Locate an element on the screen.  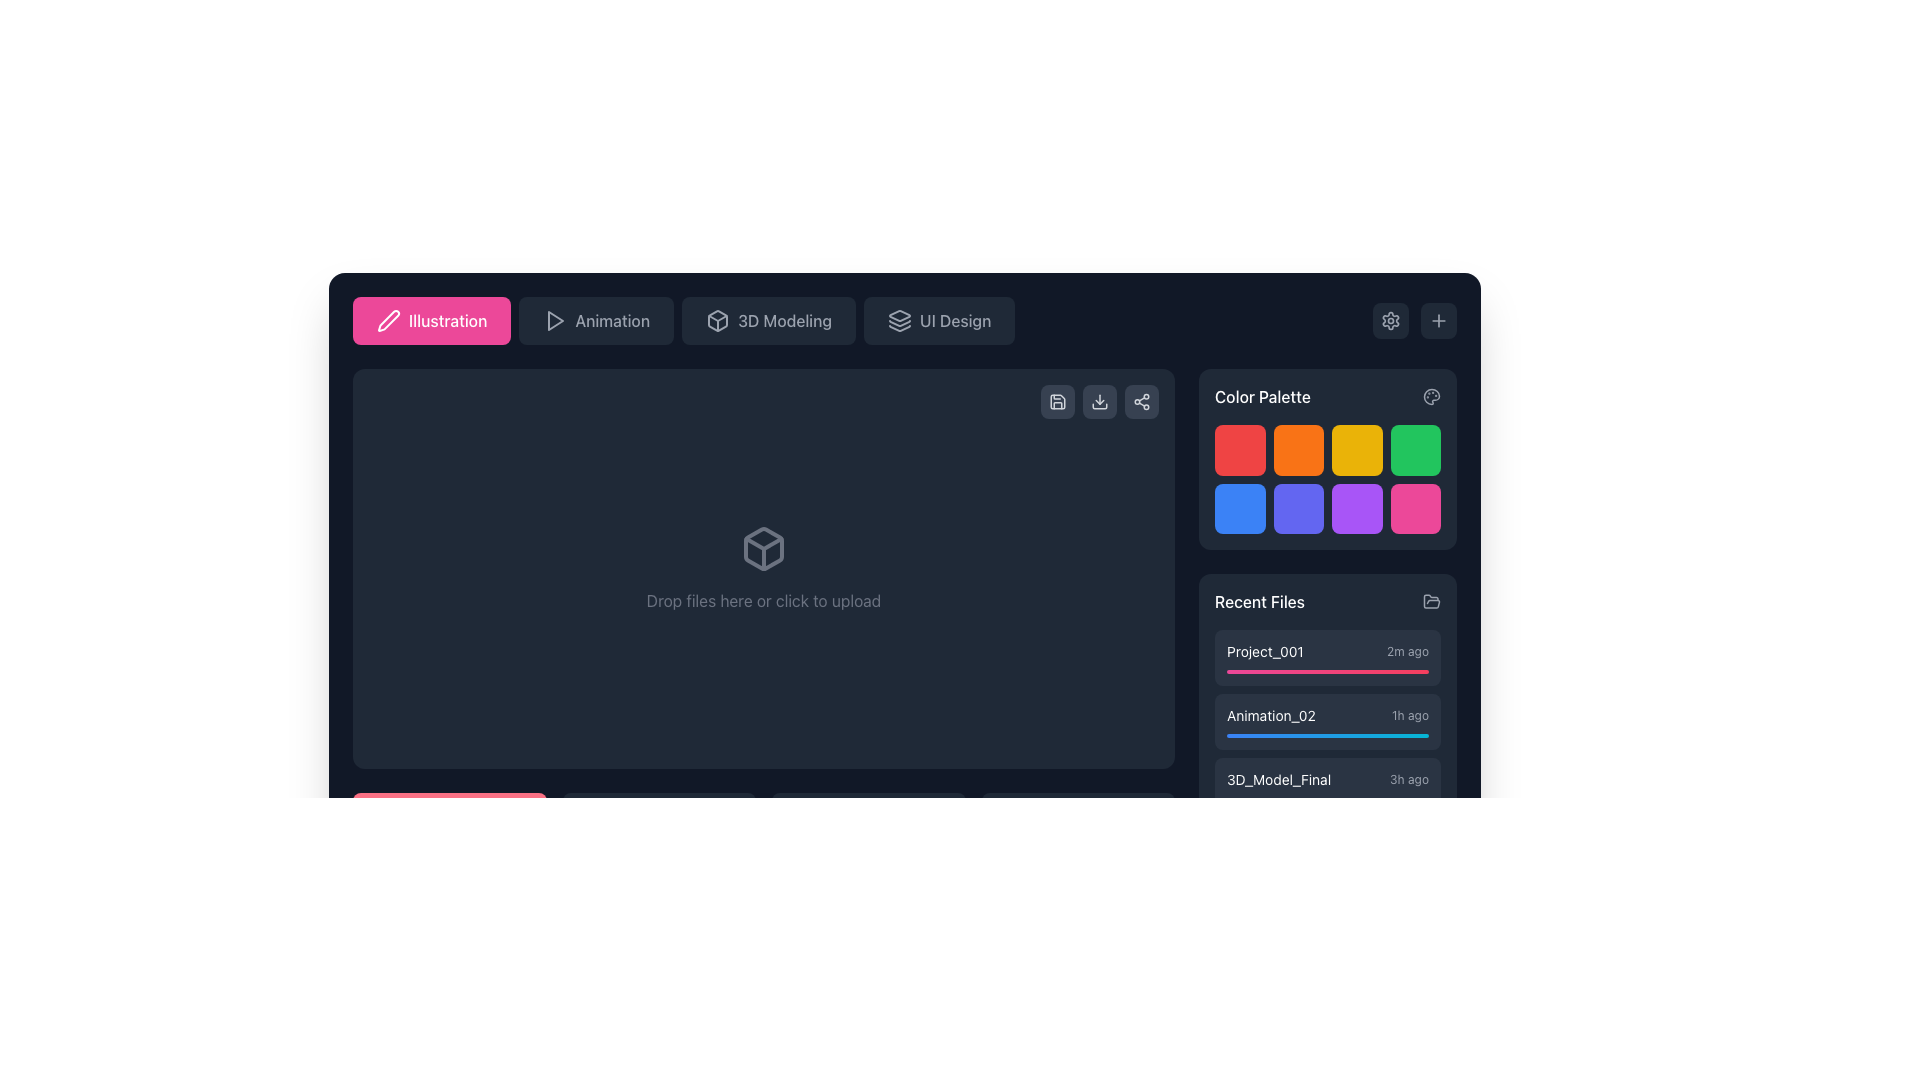
the Progress bar element located directly below the '3D_Model_Final 3h ago' text in the 'Recent Files' section of the right sidebar is located at coordinates (1328, 798).